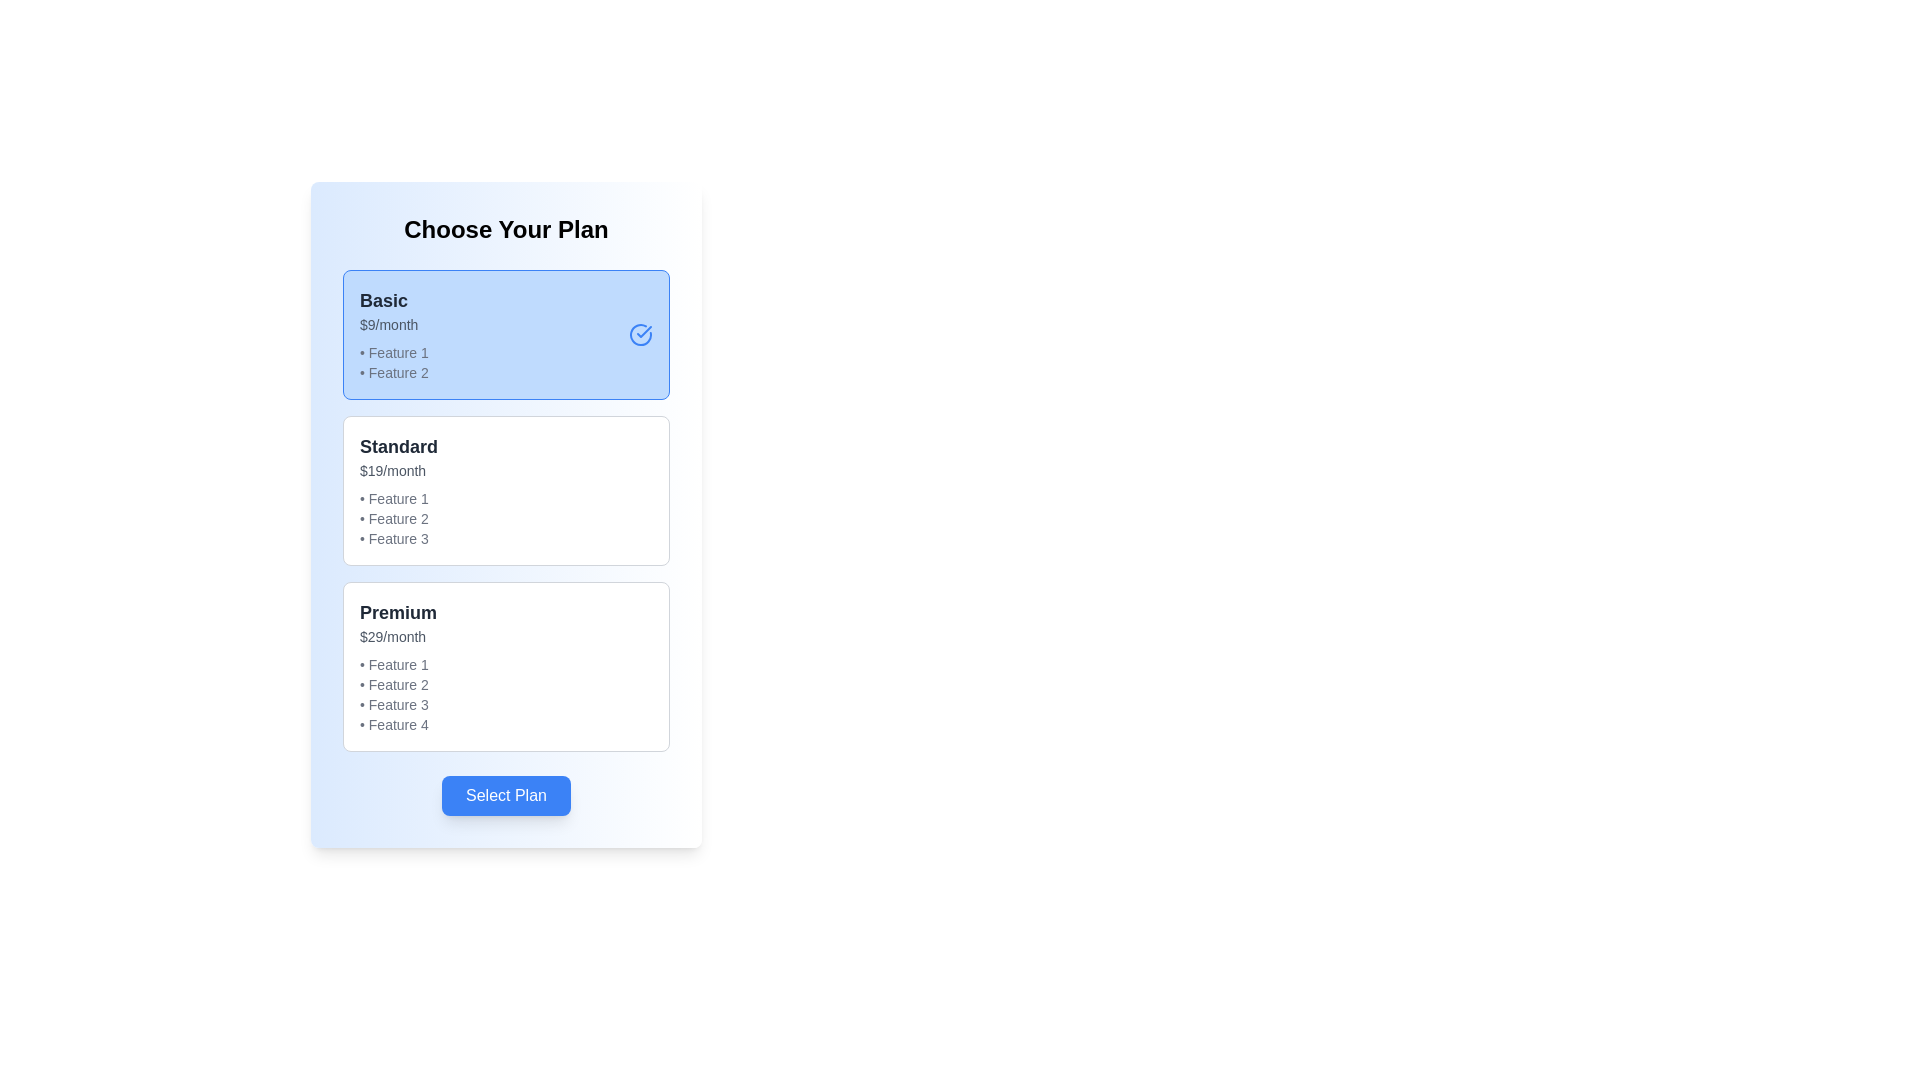  I want to click on text element displaying '• Feature 1', which is styled in a light gray color and is the first bullet point in the 'Basic' plan section, so click(394, 352).